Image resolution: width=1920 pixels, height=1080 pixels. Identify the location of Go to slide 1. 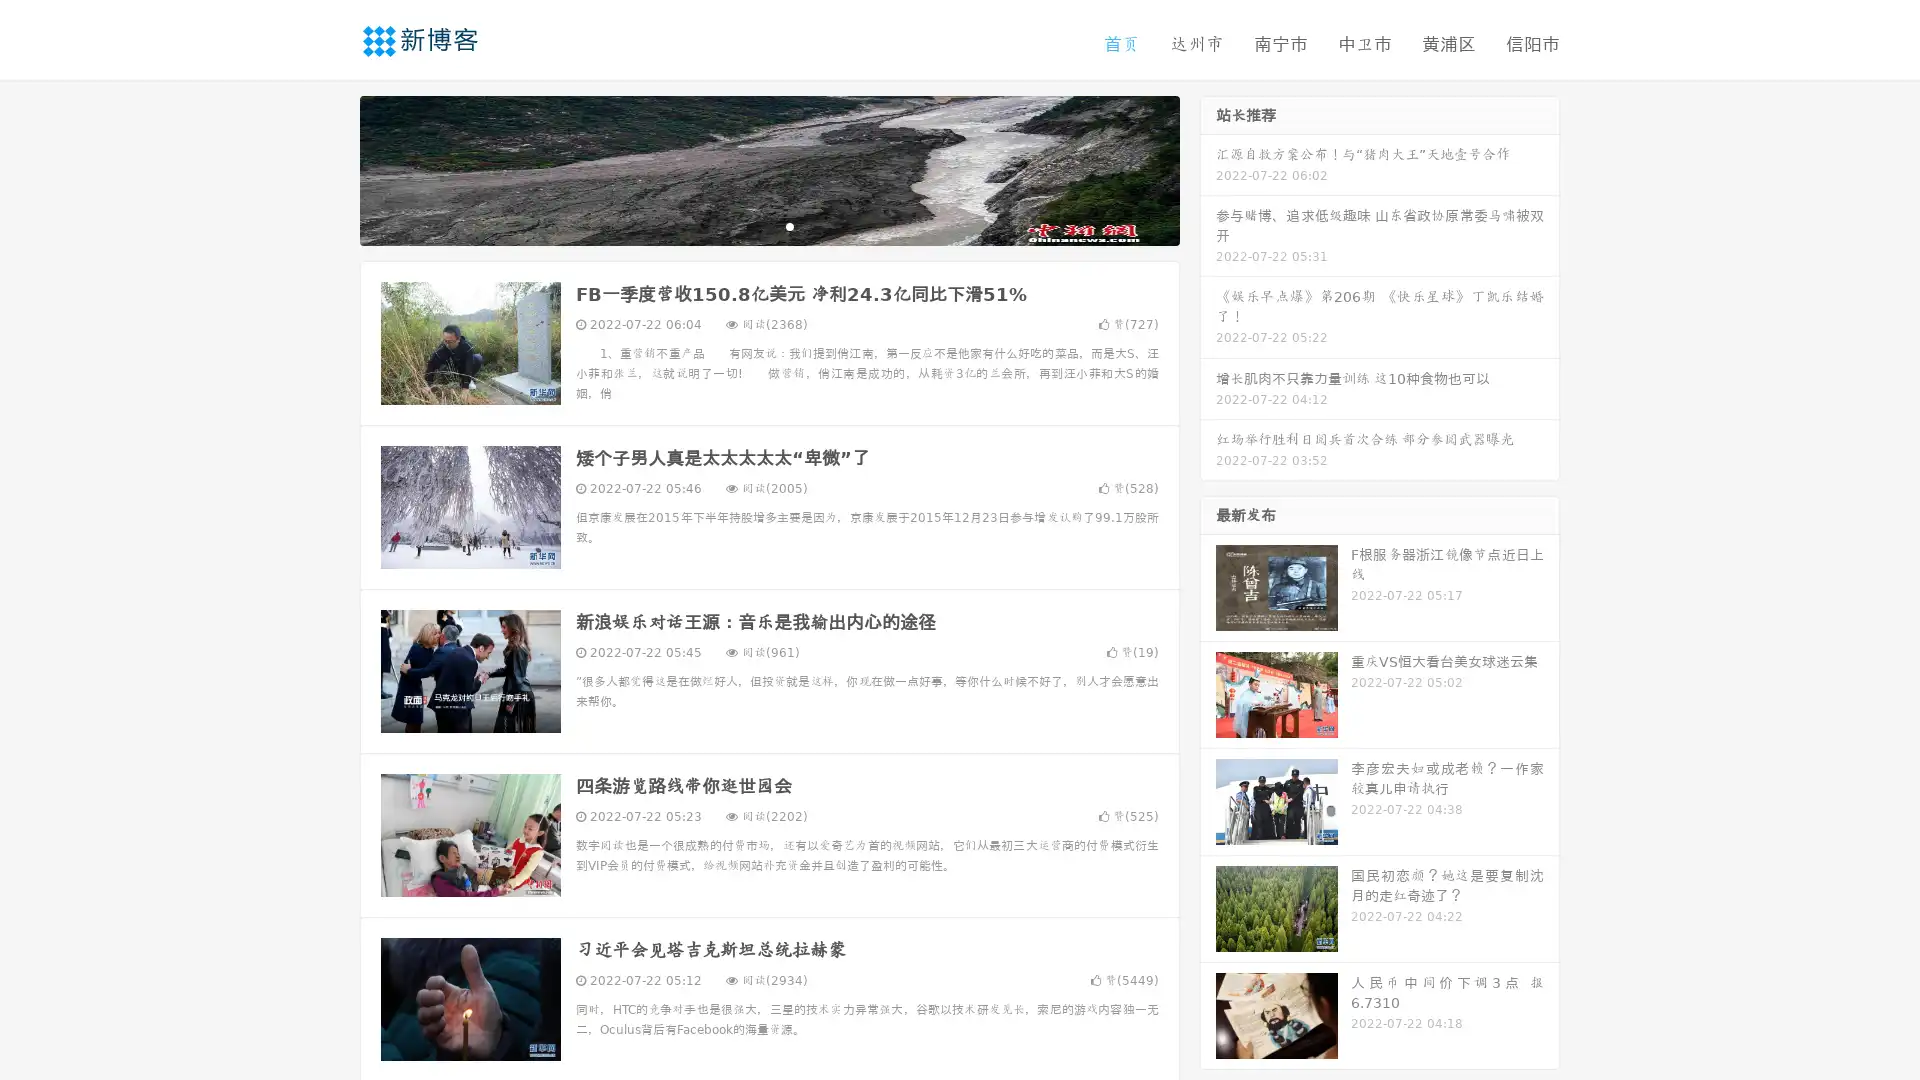
(748, 225).